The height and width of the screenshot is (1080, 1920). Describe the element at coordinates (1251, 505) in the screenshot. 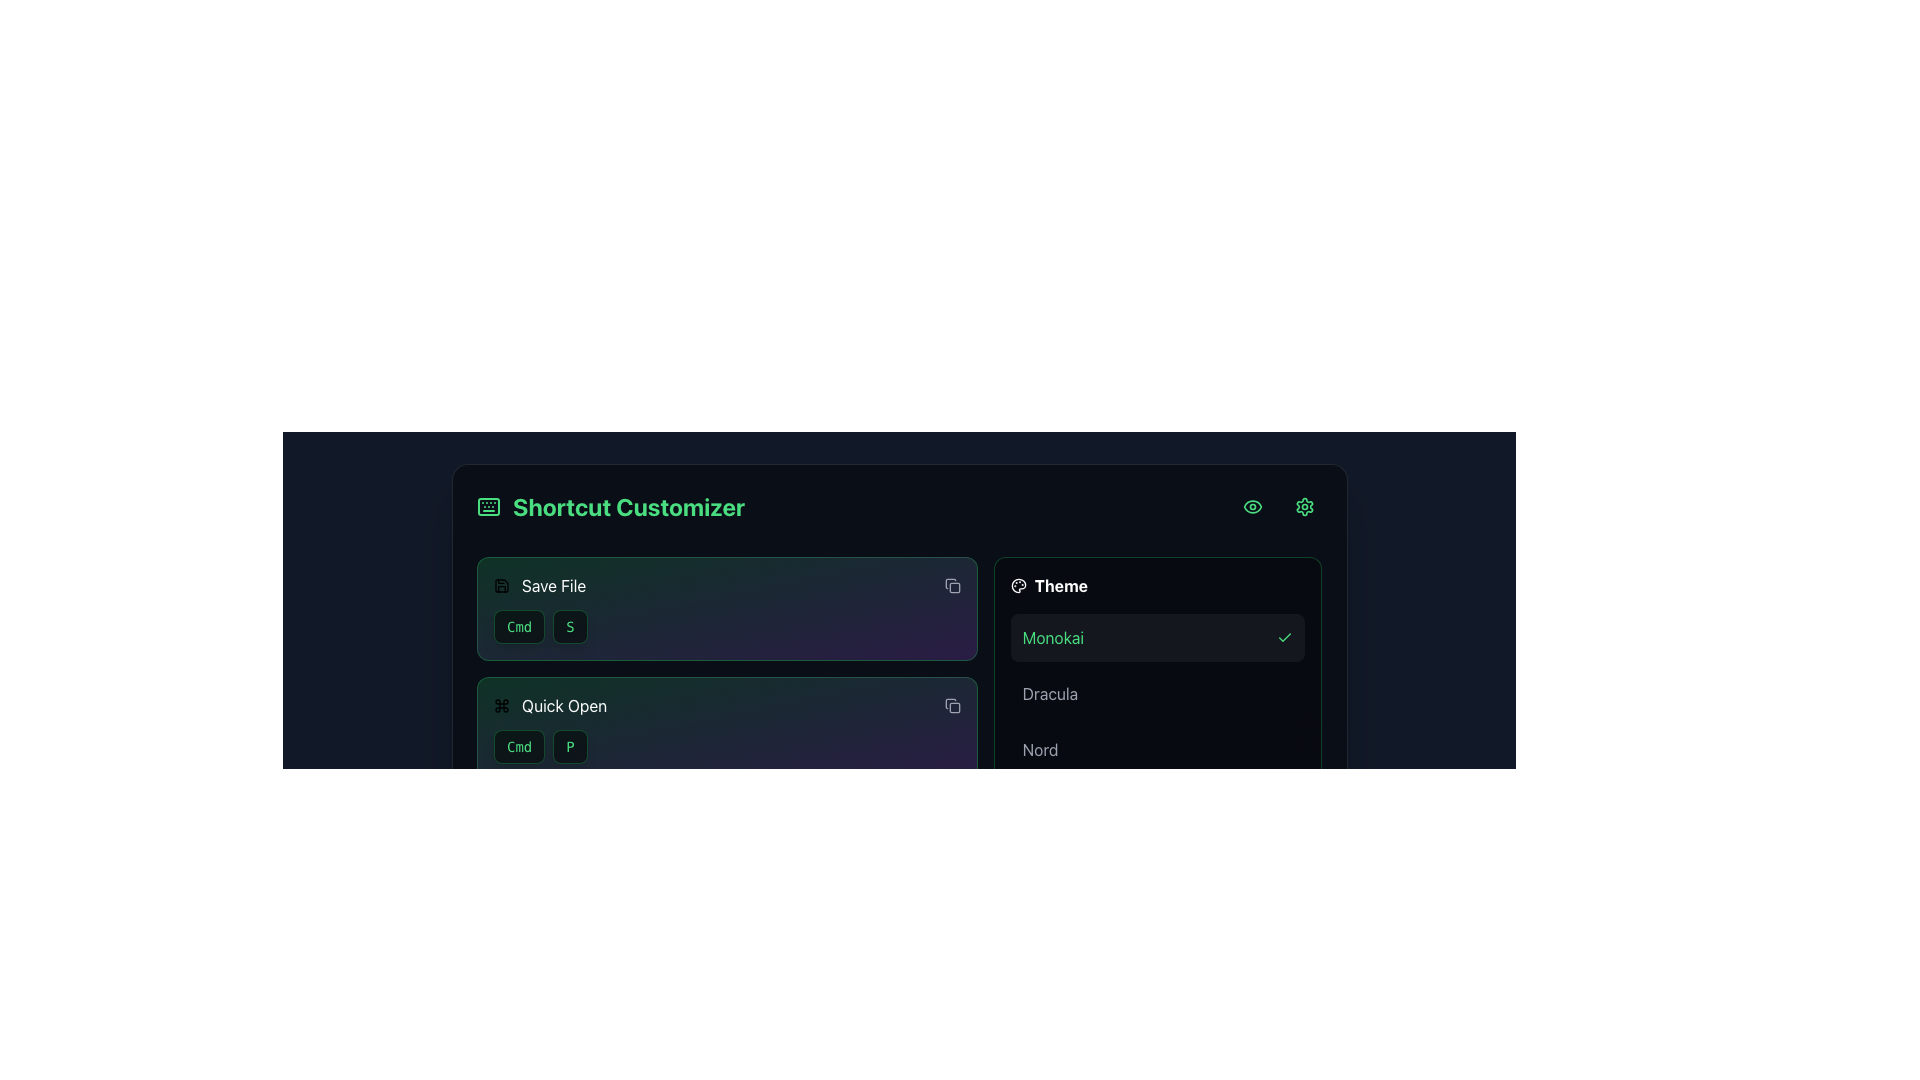

I see `the first interactive button located in the top-right corner of the UI` at that location.